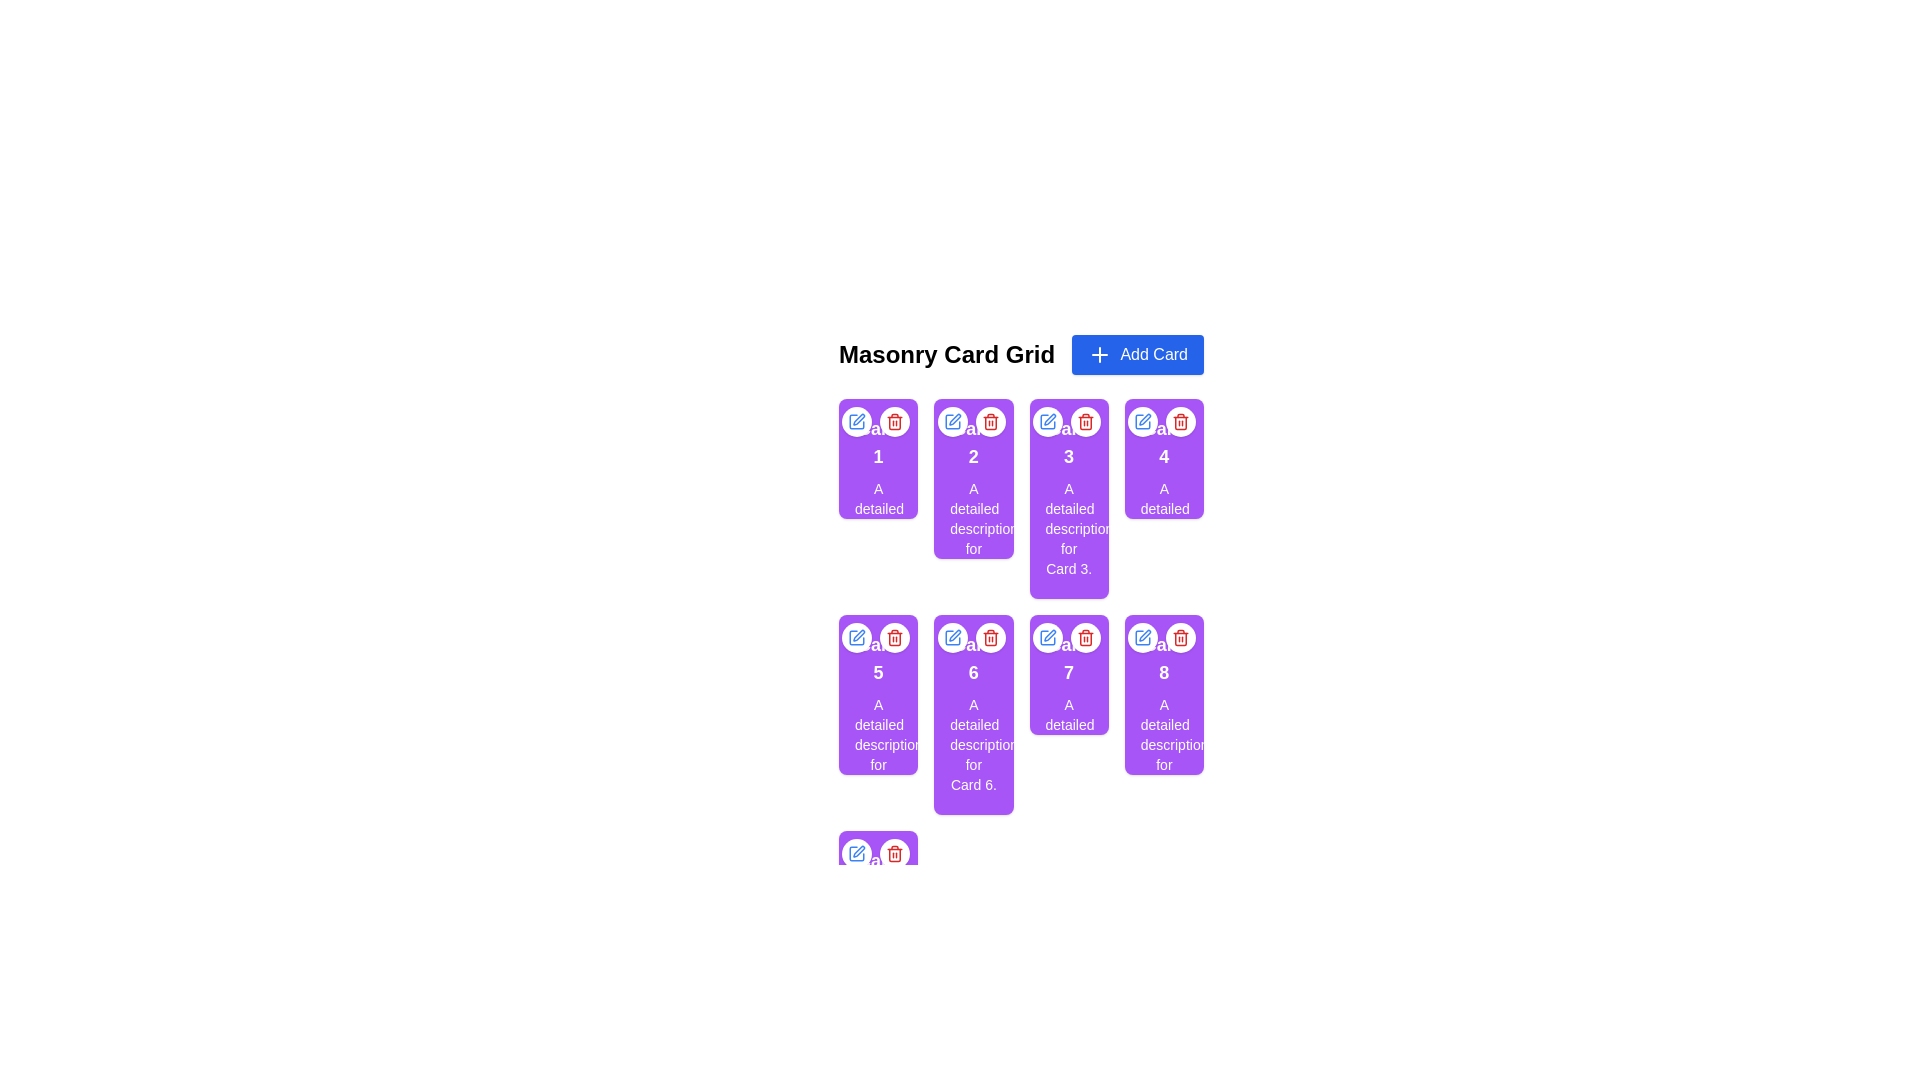  Describe the element at coordinates (876, 420) in the screenshot. I see `the delete icon in the button group located at the top-right corner of the first card labeled 'Card 1' in a grid layout of purple cards` at that location.